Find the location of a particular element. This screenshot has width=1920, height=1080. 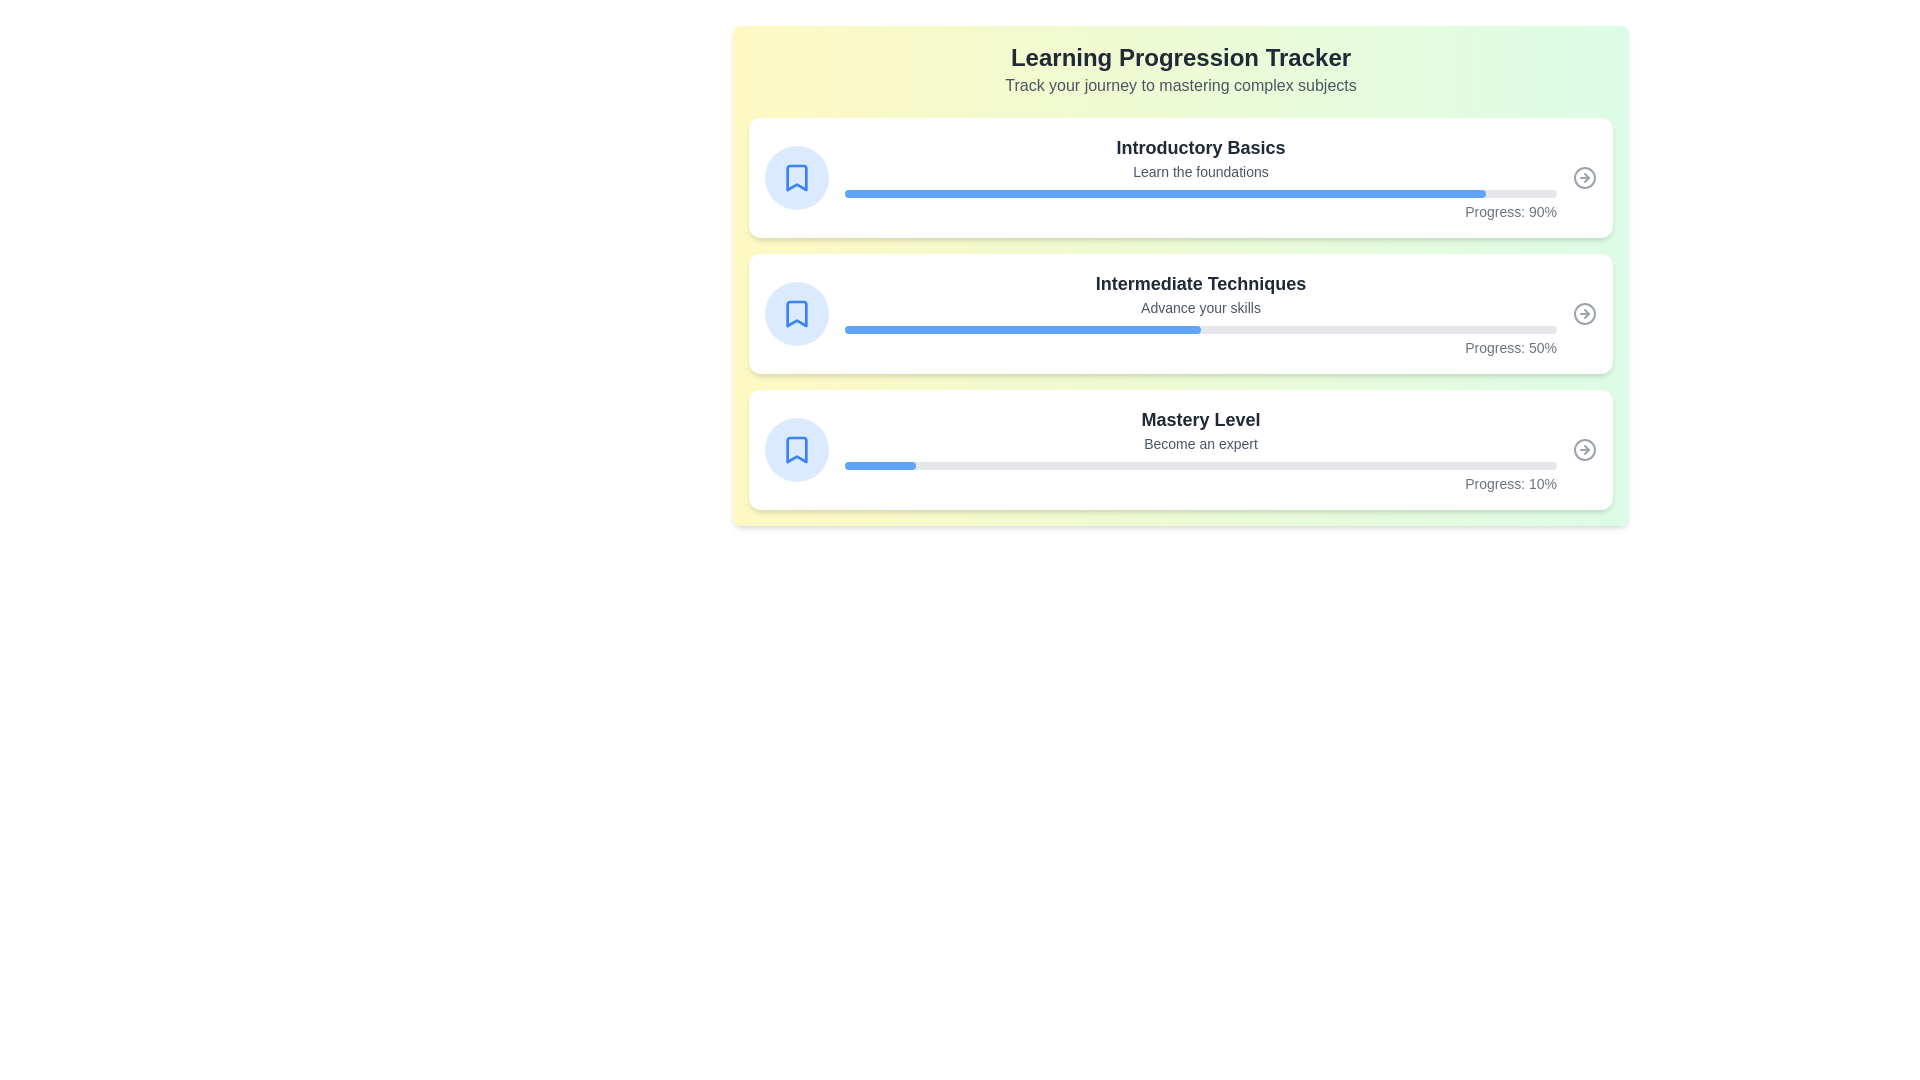

the IconButton representing the bookmark action for the 'Introductory Basics' item is located at coordinates (795, 176).